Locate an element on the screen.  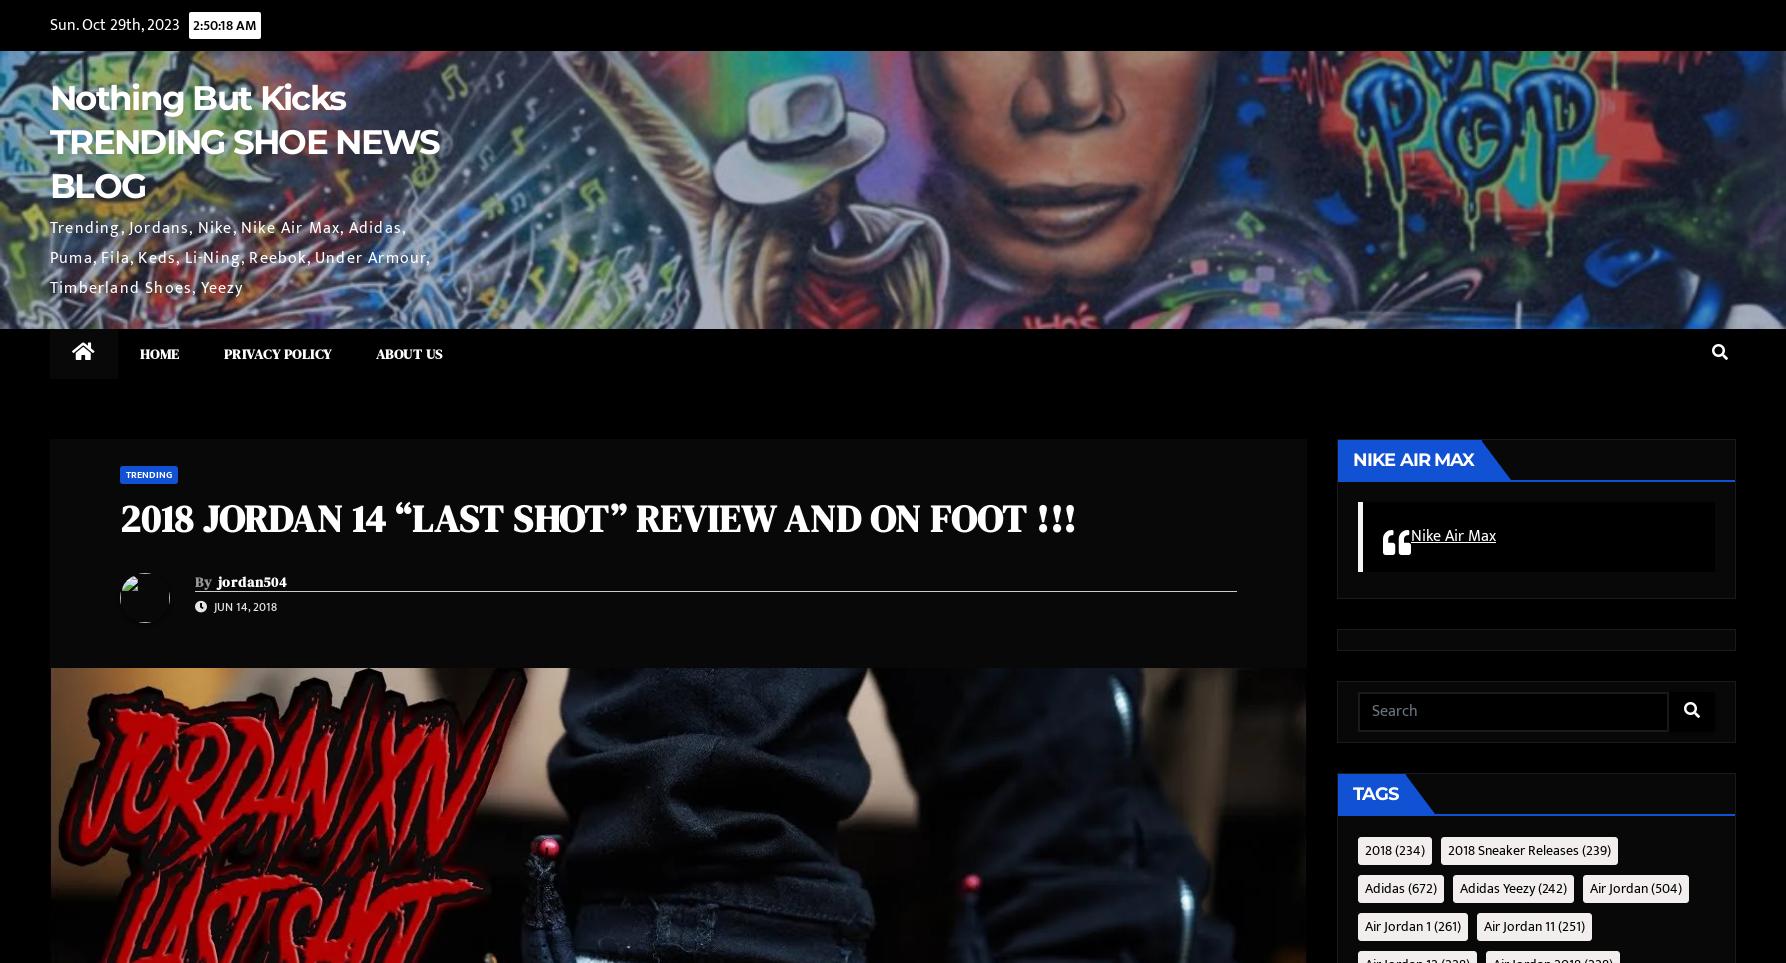
'(261)' is located at coordinates (1444, 925).